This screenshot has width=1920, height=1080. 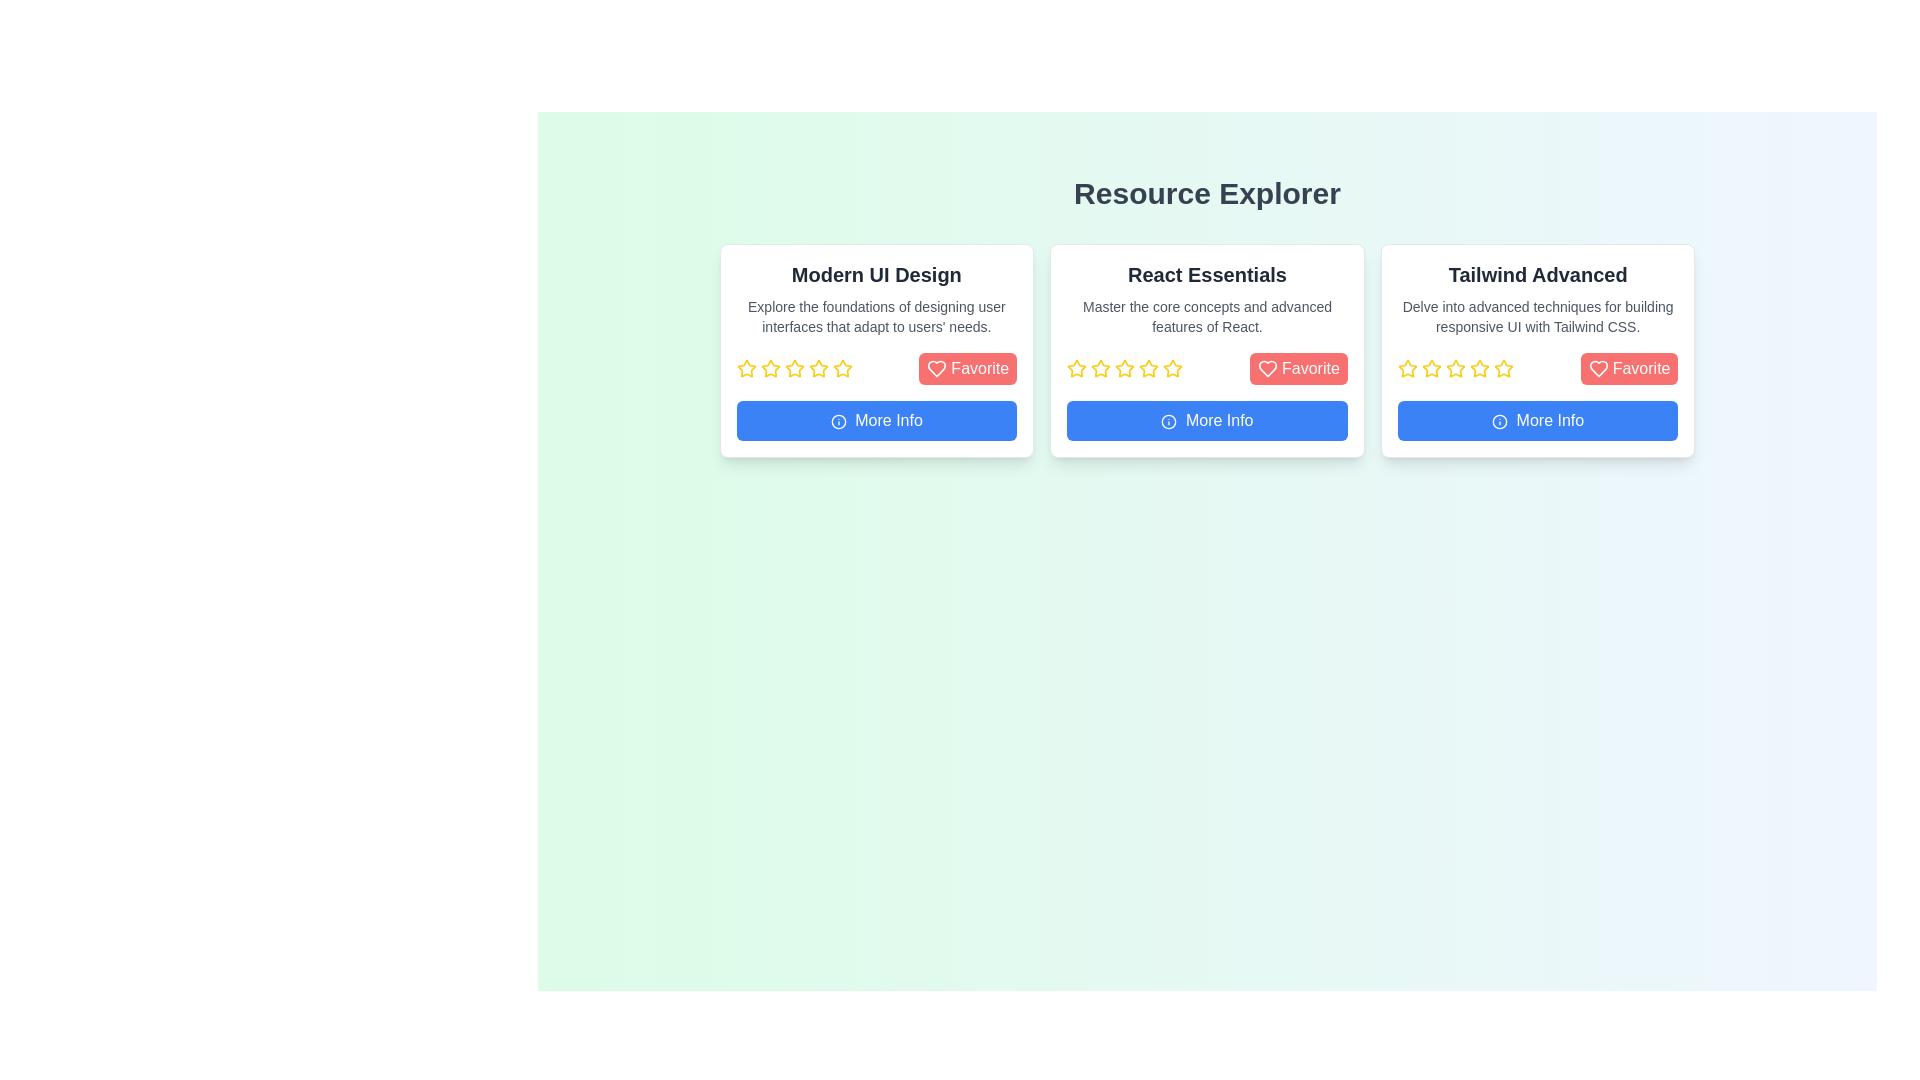 What do you see at coordinates (1500, 420) in the screenshot?
I see `the icon within the 'More Info' button located at the bottom section of the 'Tailwind Advanced' card` at bounding box center [1500, 420].